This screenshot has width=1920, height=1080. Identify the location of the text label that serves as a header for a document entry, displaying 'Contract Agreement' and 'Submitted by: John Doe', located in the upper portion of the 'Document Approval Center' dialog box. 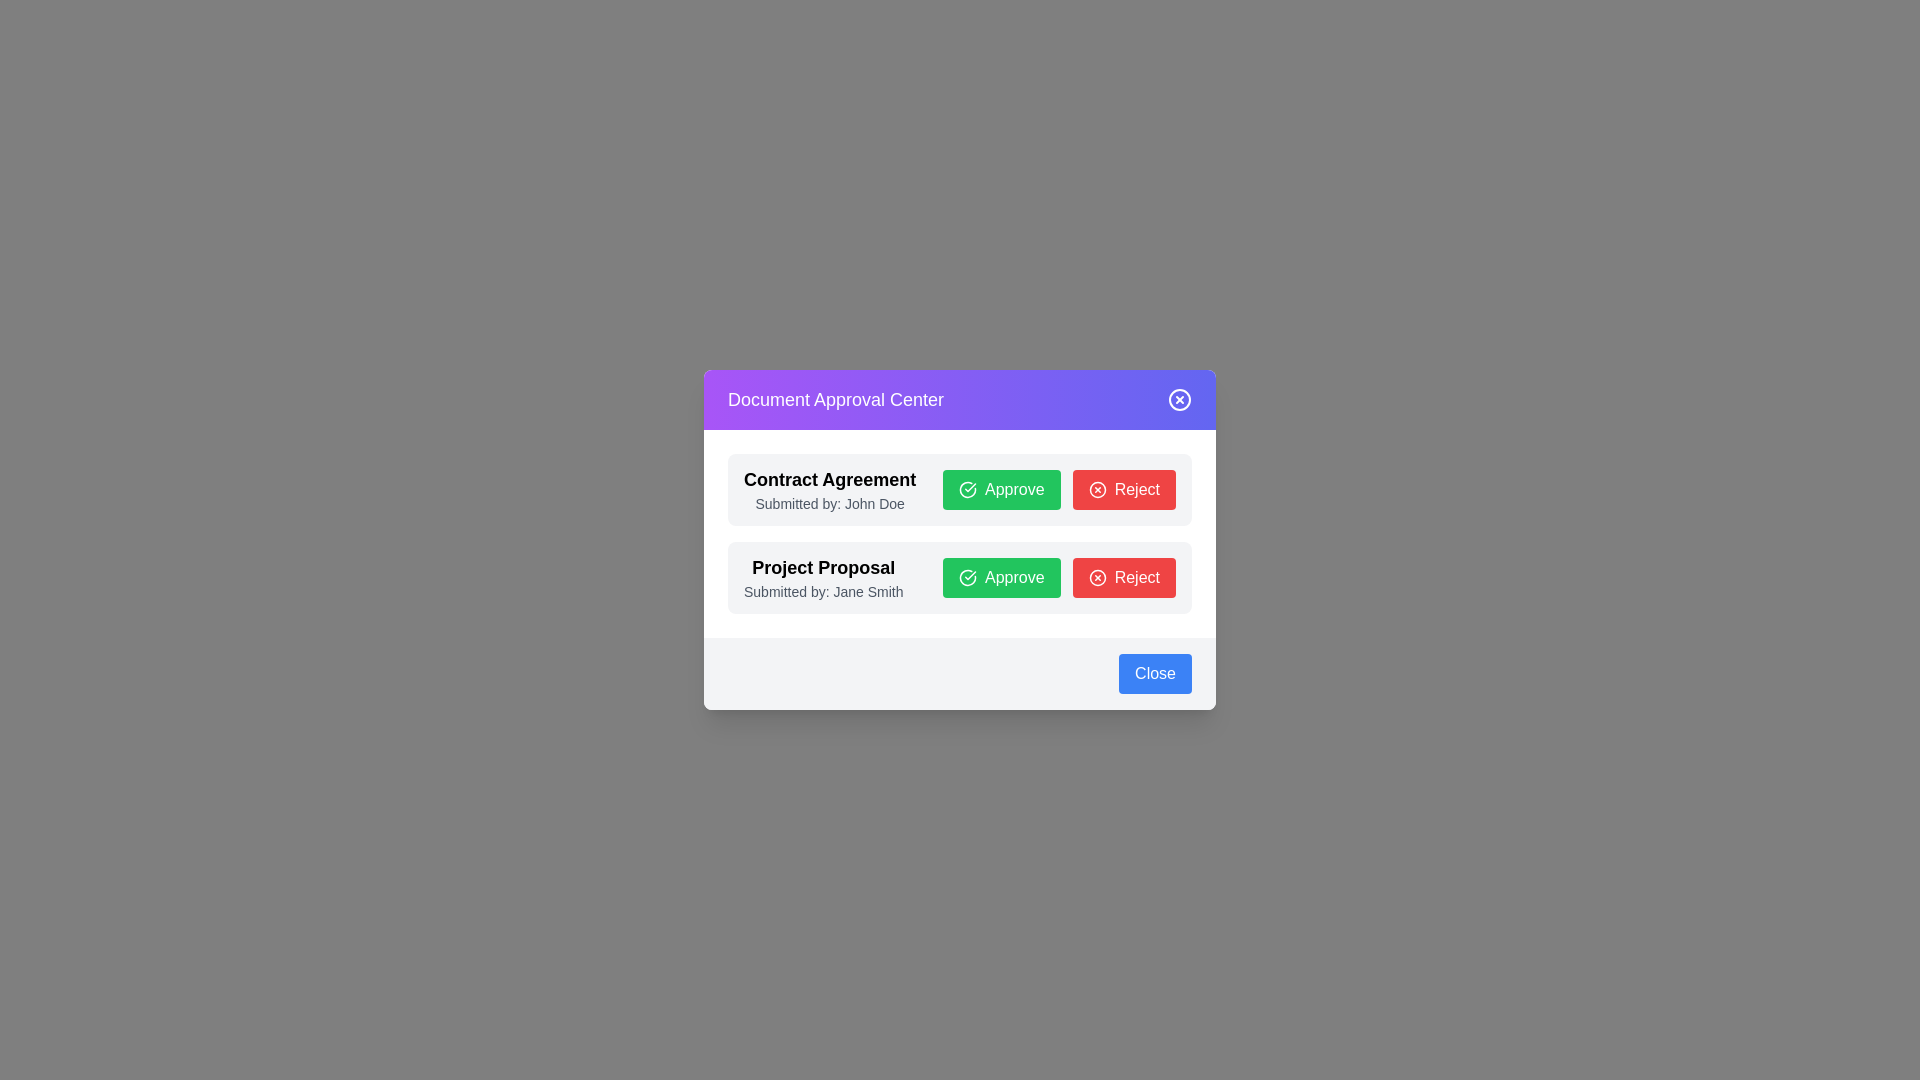
(830, 489).